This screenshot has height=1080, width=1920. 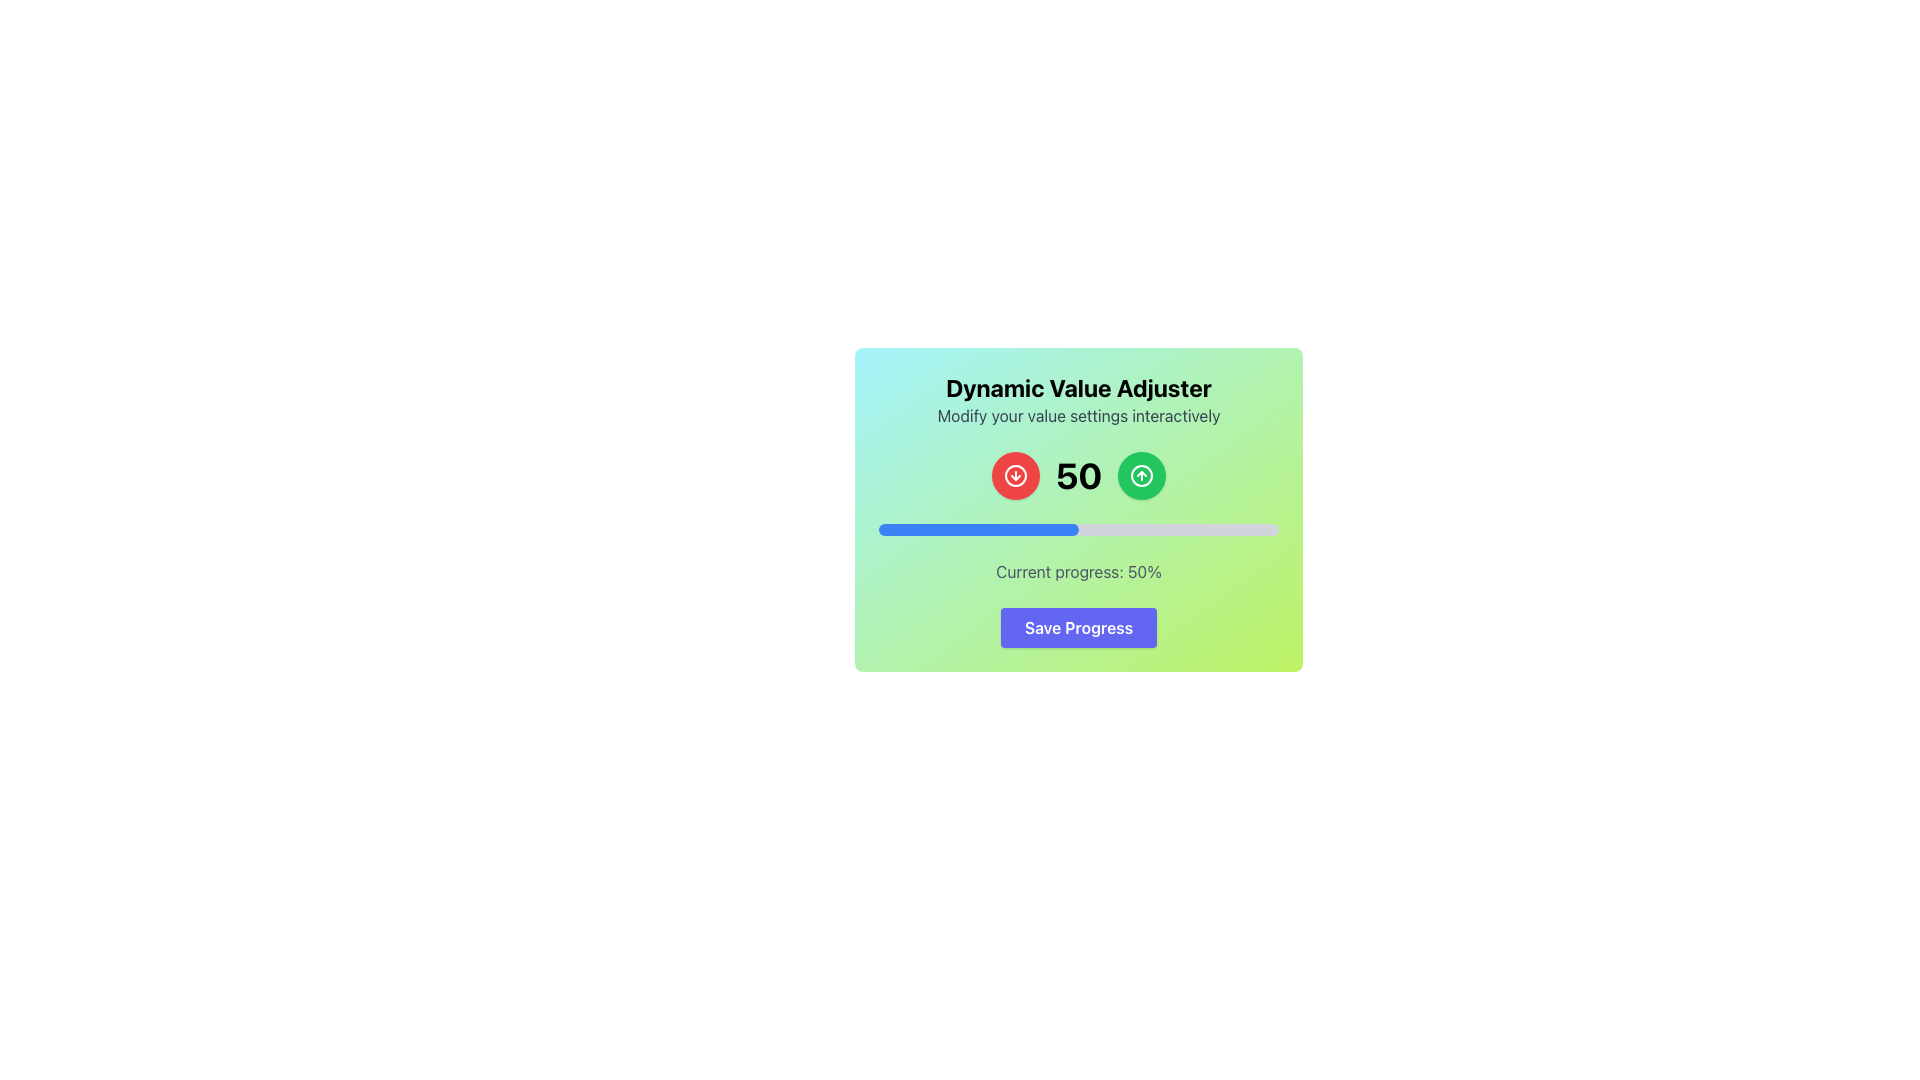 I want to click on the blue rectangular 'Save Progress' button with rounded corners located beneath the text 'Current progress: 50%', so click(x=1078, y=627).